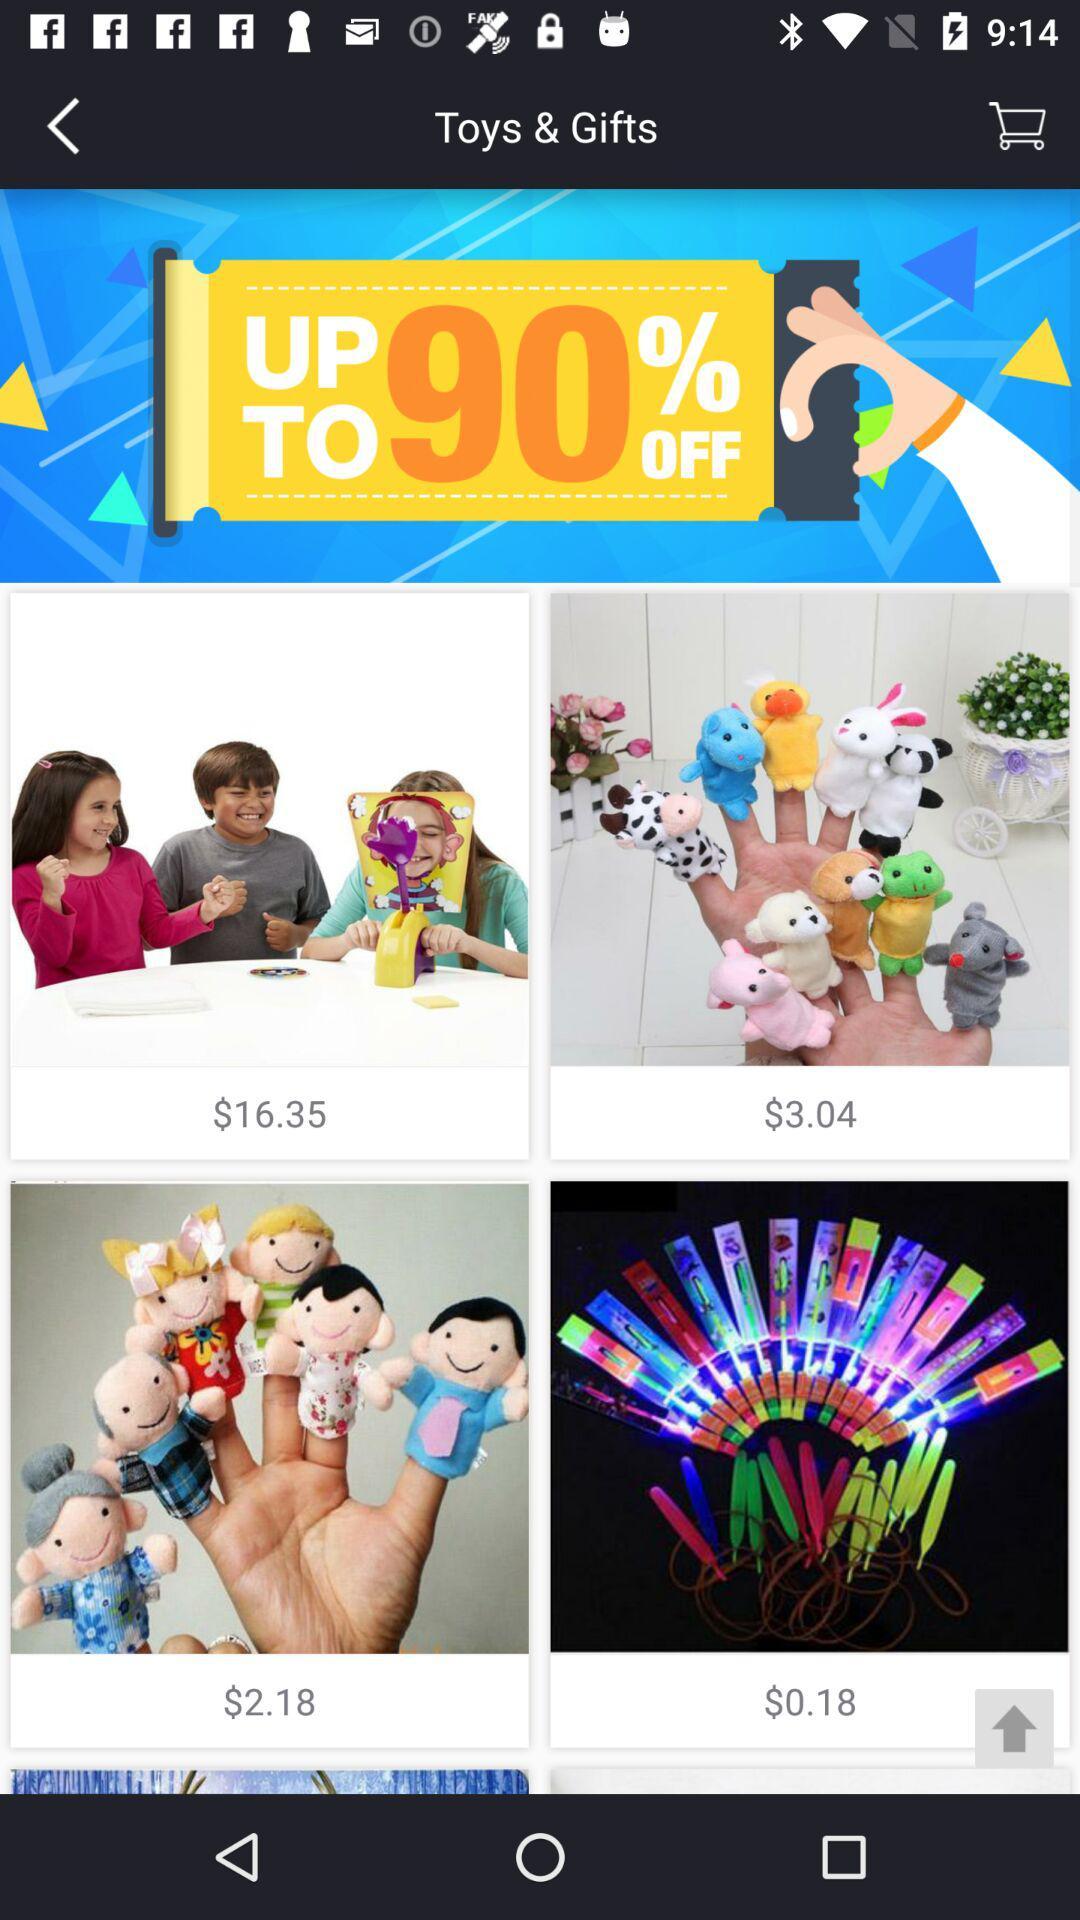 The height and width of the screenshot is (1920, 1080). What do you see at coordinates (1014, 1727) in the screenshot?
I see `option to scroll the page quickly` at bounding box center [1014, 1727].